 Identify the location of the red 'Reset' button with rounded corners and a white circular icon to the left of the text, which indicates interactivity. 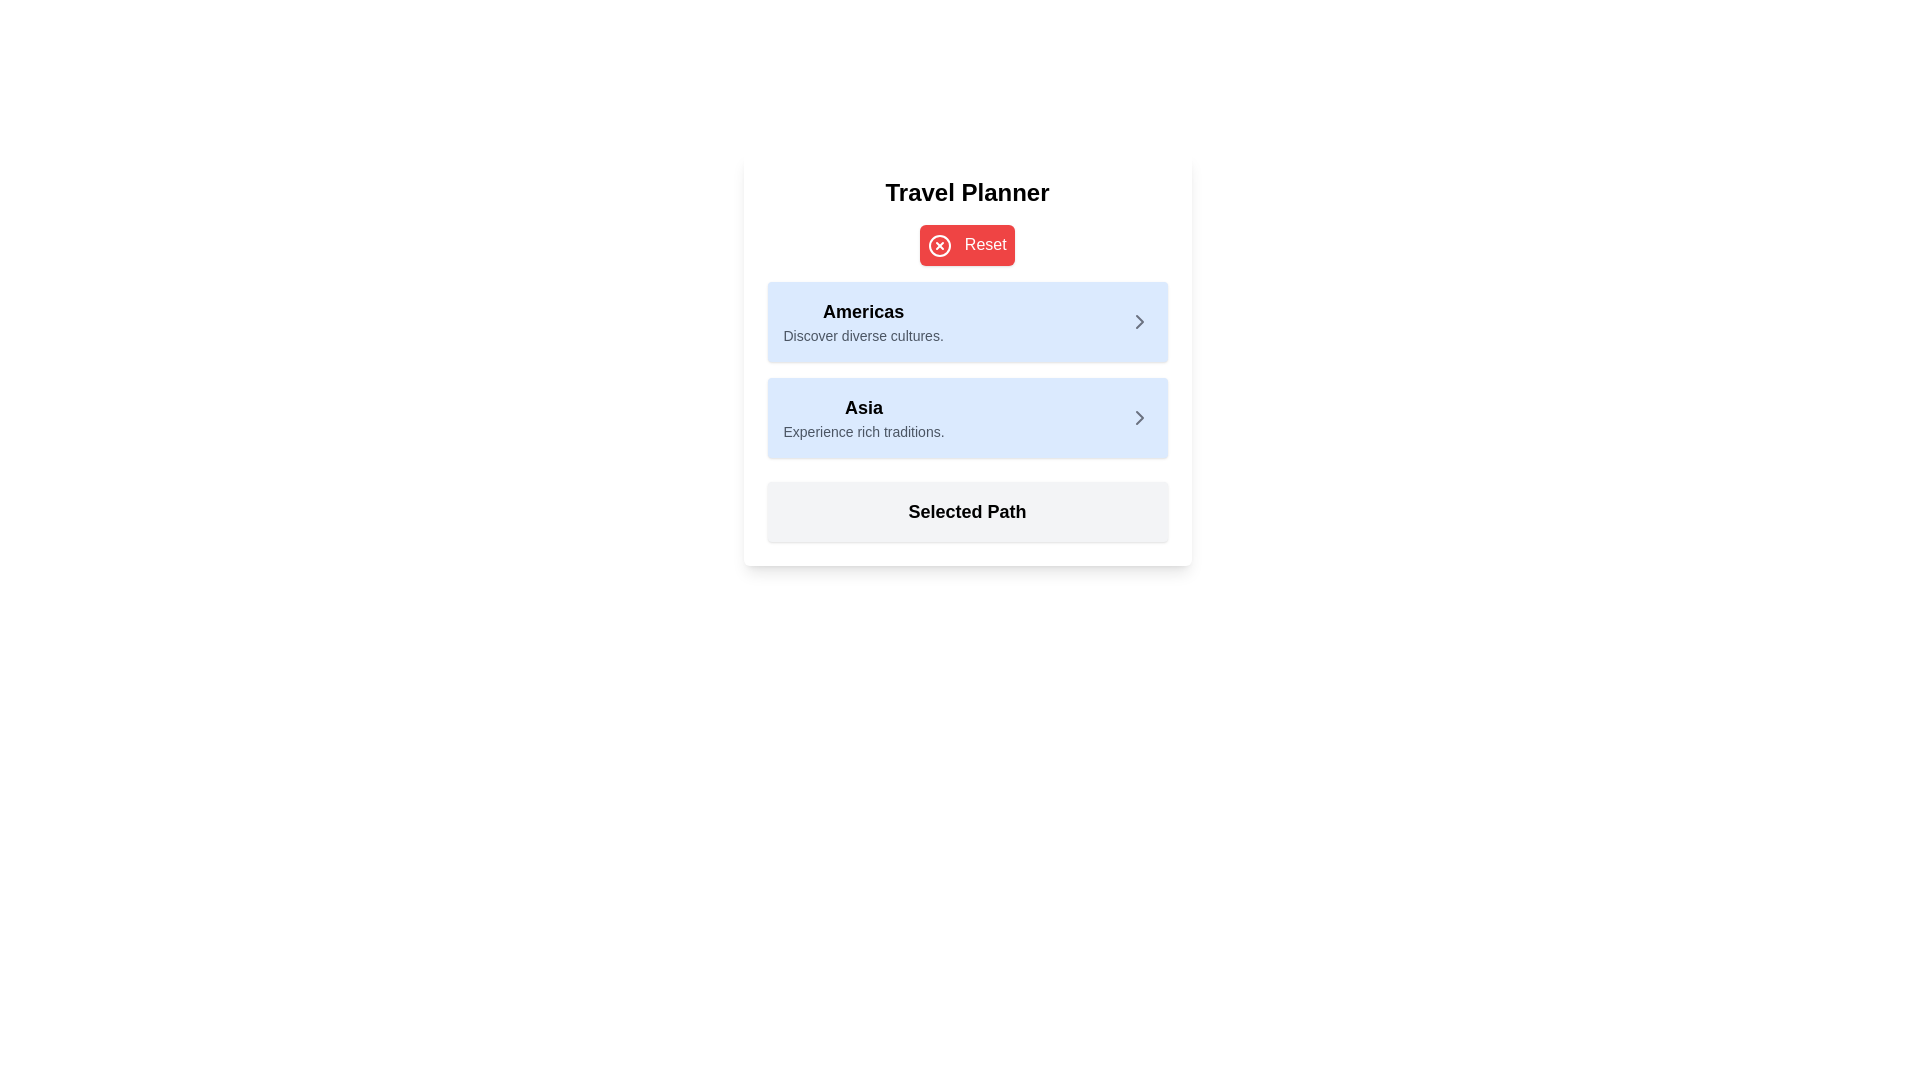
(967, 244).